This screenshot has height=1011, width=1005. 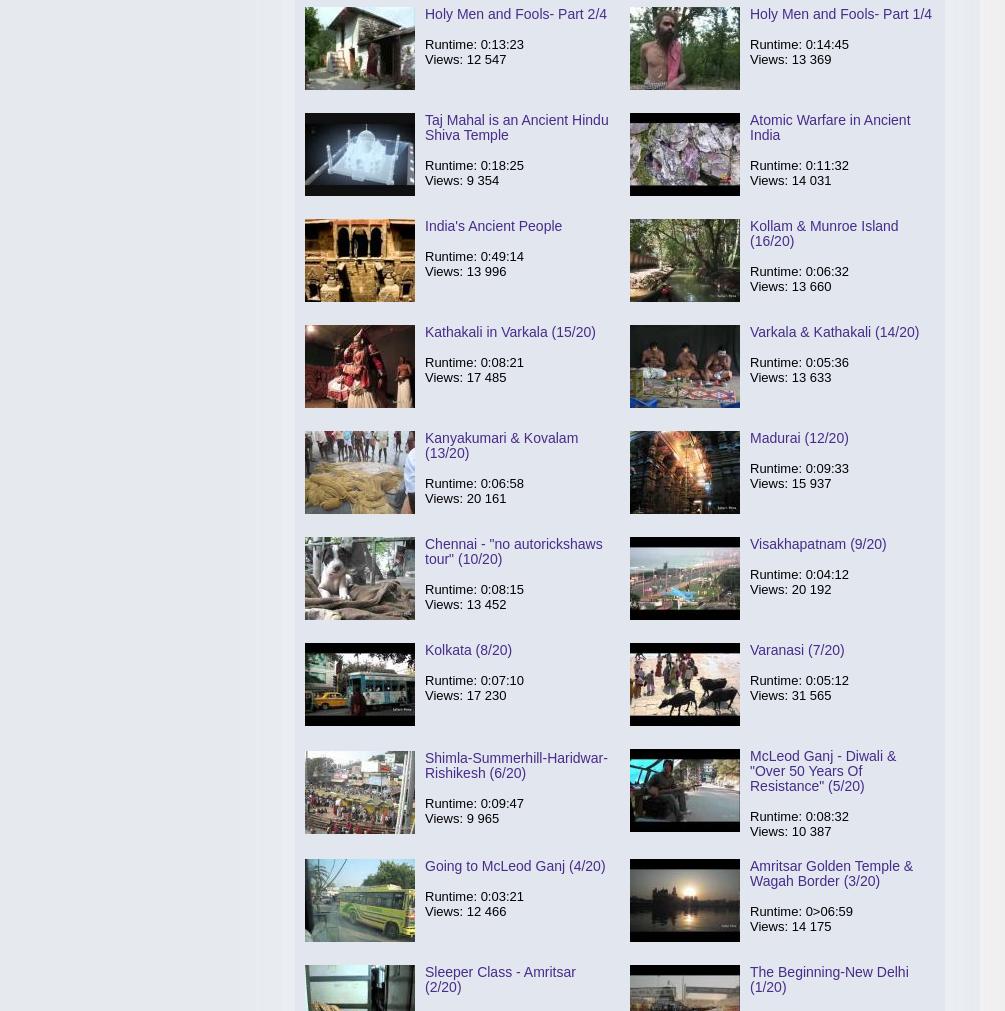 What do you see at coordinates (515, 126) in the screenshot?
I see `'Taj Mahal is an Ancient Hindu Shiva Temple'` at bounding box center [515, 126].